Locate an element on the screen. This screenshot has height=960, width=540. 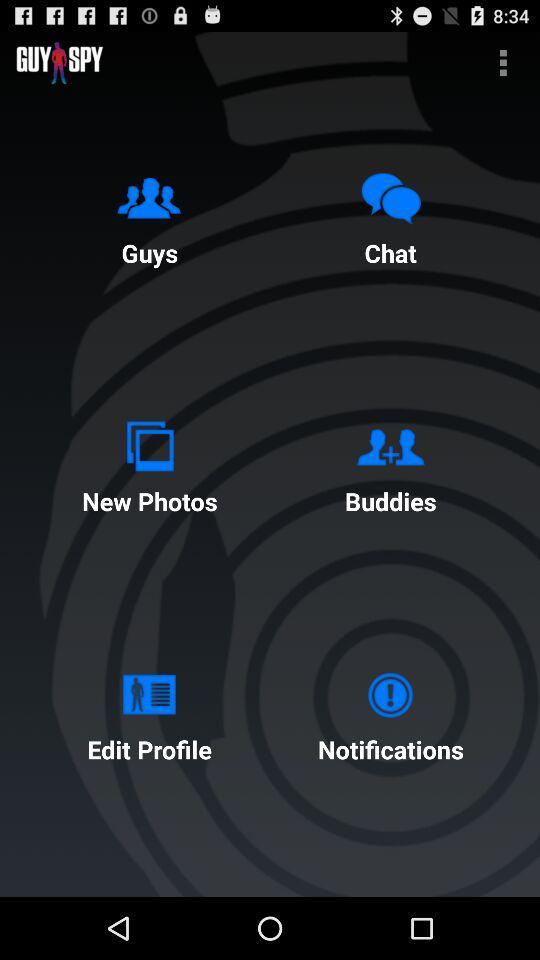
icon to the right of the guys icon is located at coordinates (390, 215).